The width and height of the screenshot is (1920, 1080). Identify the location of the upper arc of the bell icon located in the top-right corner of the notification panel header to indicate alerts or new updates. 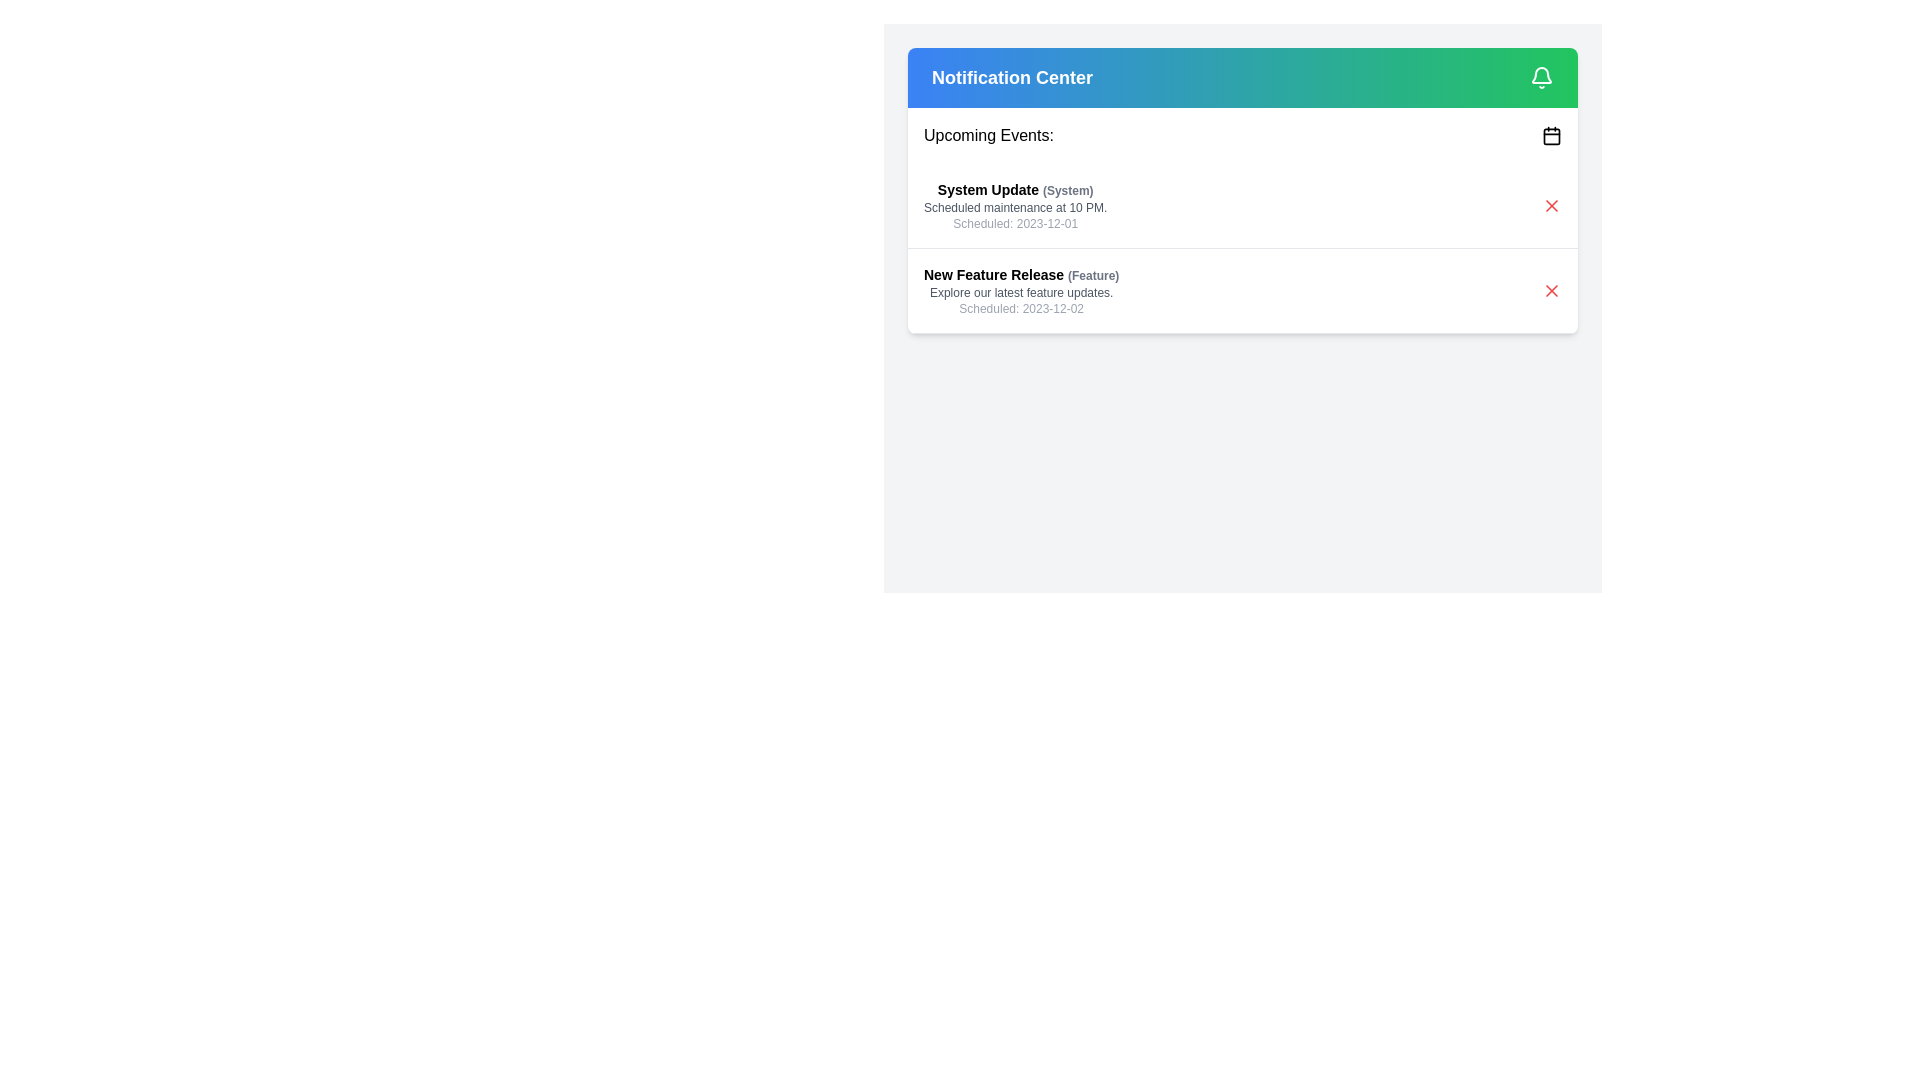
(1540, 74).